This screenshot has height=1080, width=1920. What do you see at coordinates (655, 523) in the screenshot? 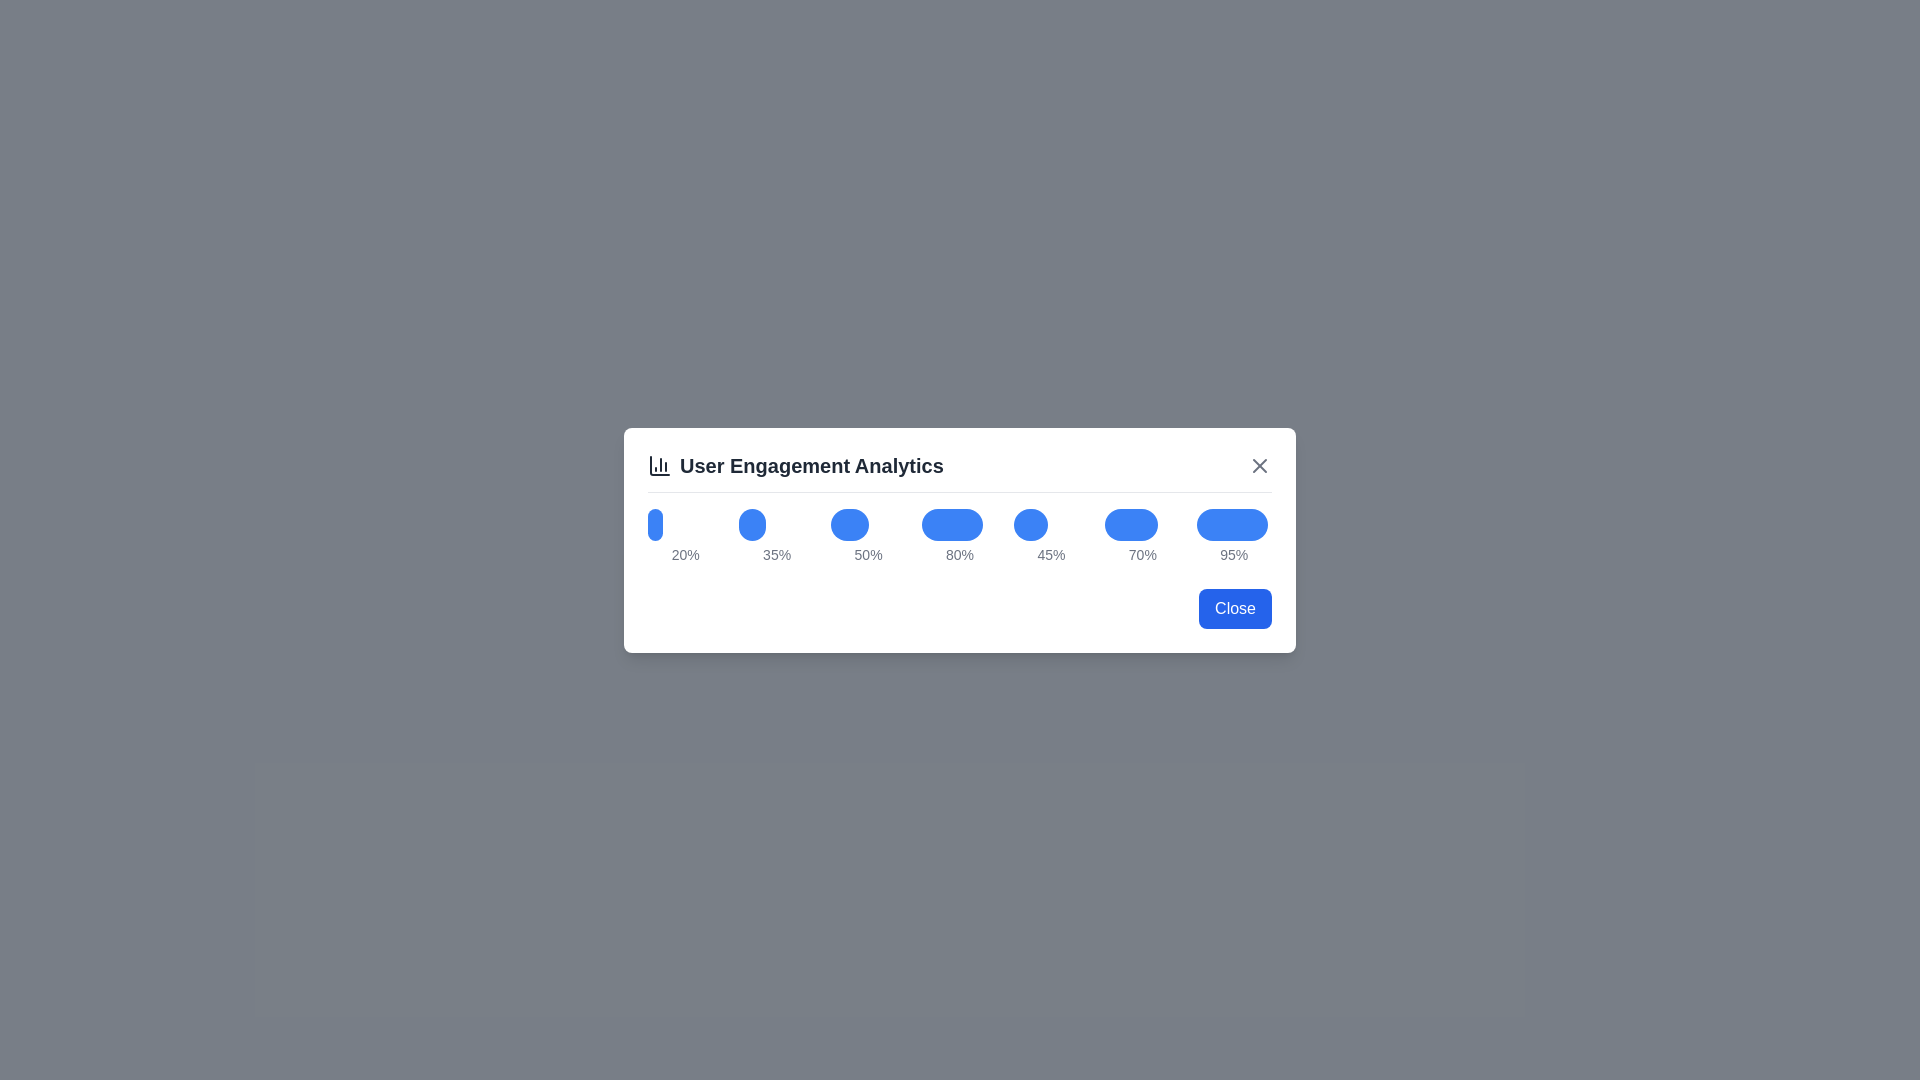
I see `the bar graph corresponding to the percentage 20` at bounding box center [655, 523].